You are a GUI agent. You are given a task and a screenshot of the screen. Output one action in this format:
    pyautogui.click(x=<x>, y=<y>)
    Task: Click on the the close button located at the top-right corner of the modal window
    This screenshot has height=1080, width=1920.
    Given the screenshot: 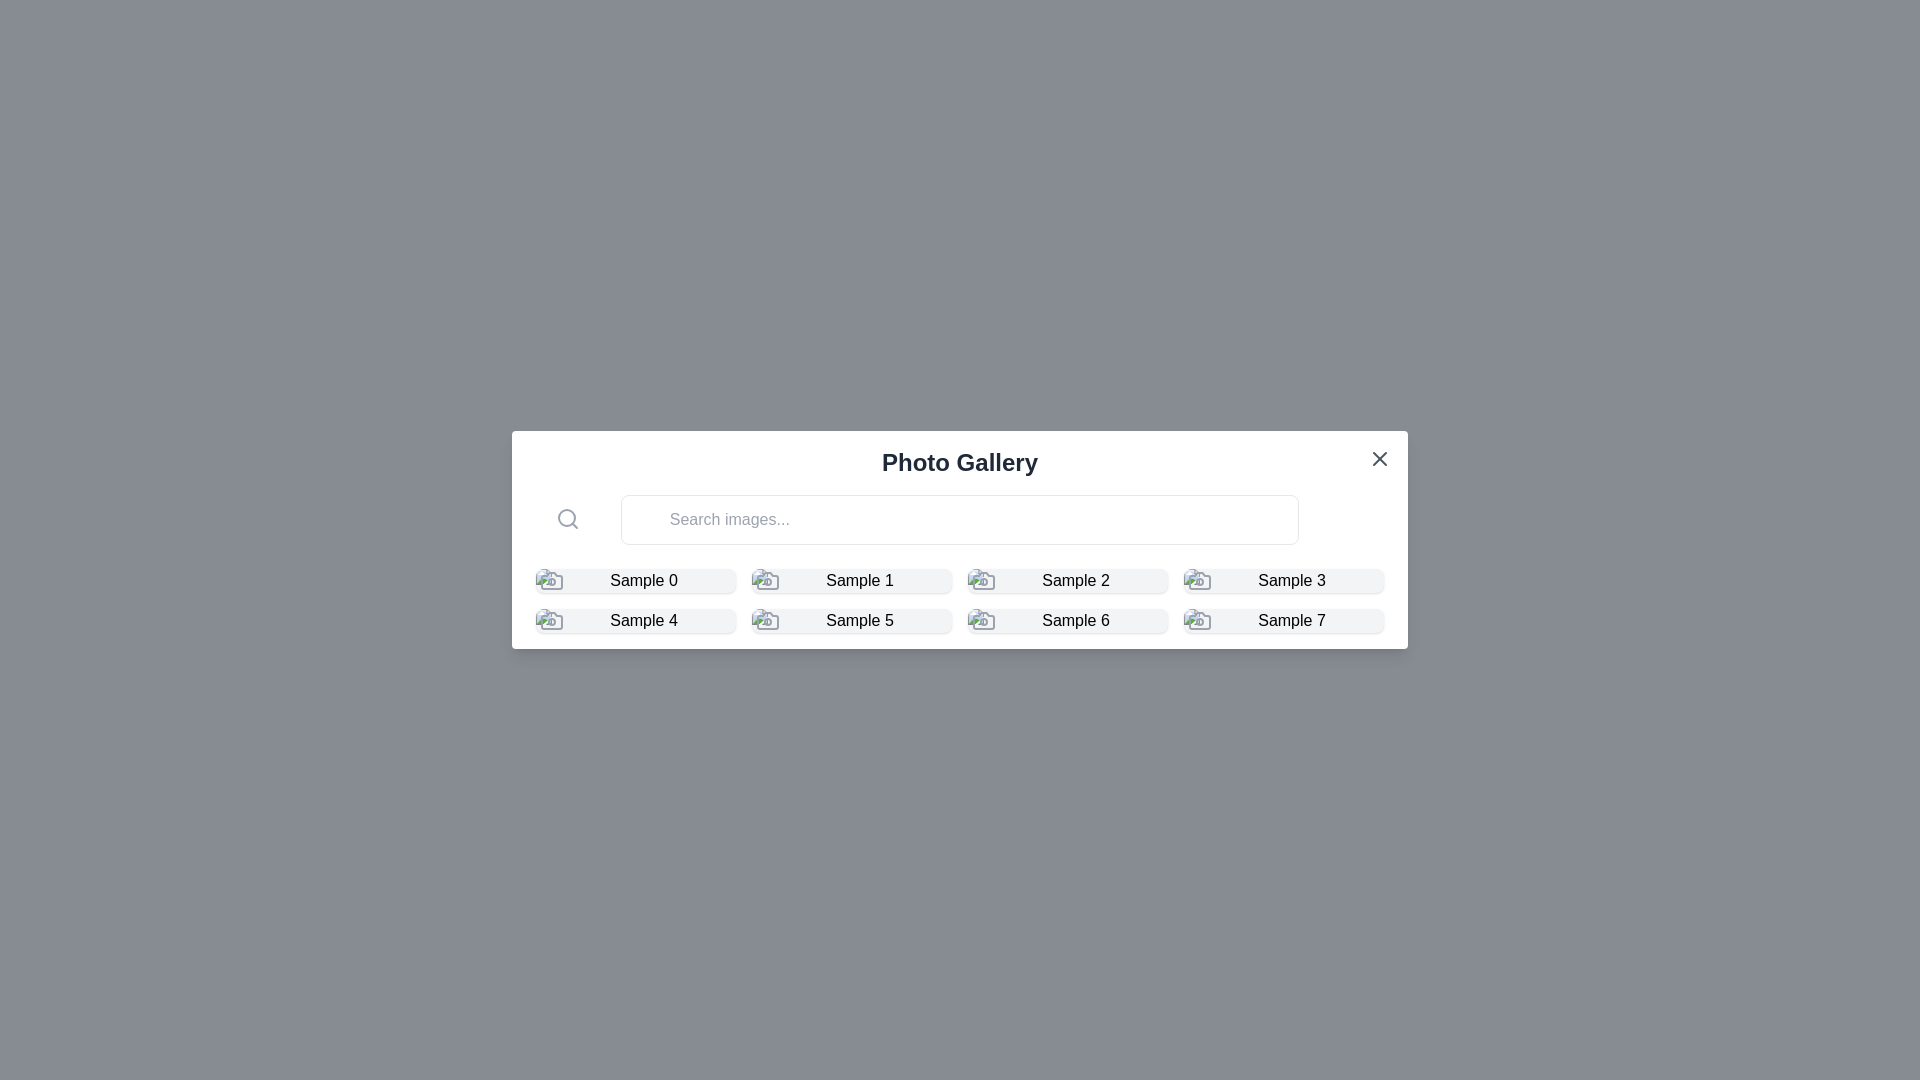 What is the action you would take?
    pyautogui.click(x=1379, y=459)
    